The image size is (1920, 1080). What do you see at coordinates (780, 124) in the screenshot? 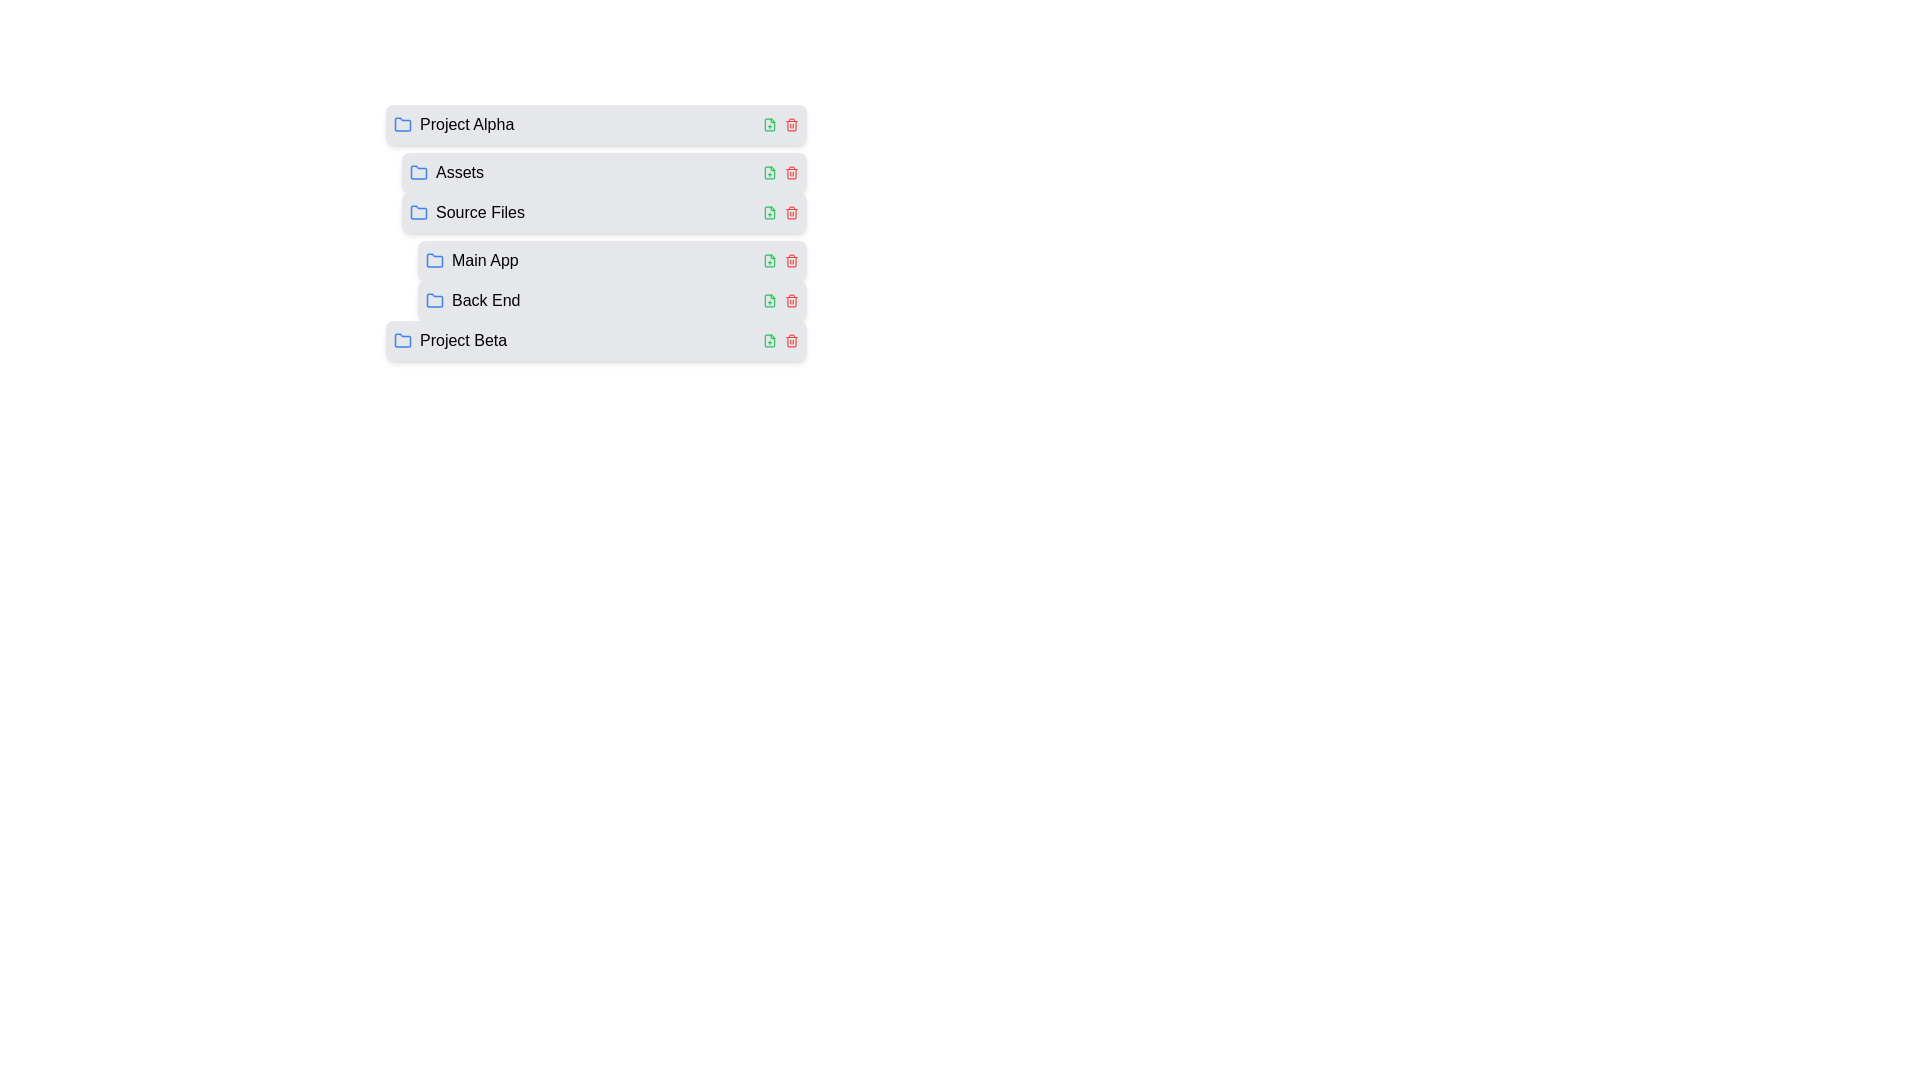
I see `the left icon within the 'Project Alpha' row` at bounding box center [780, 124].